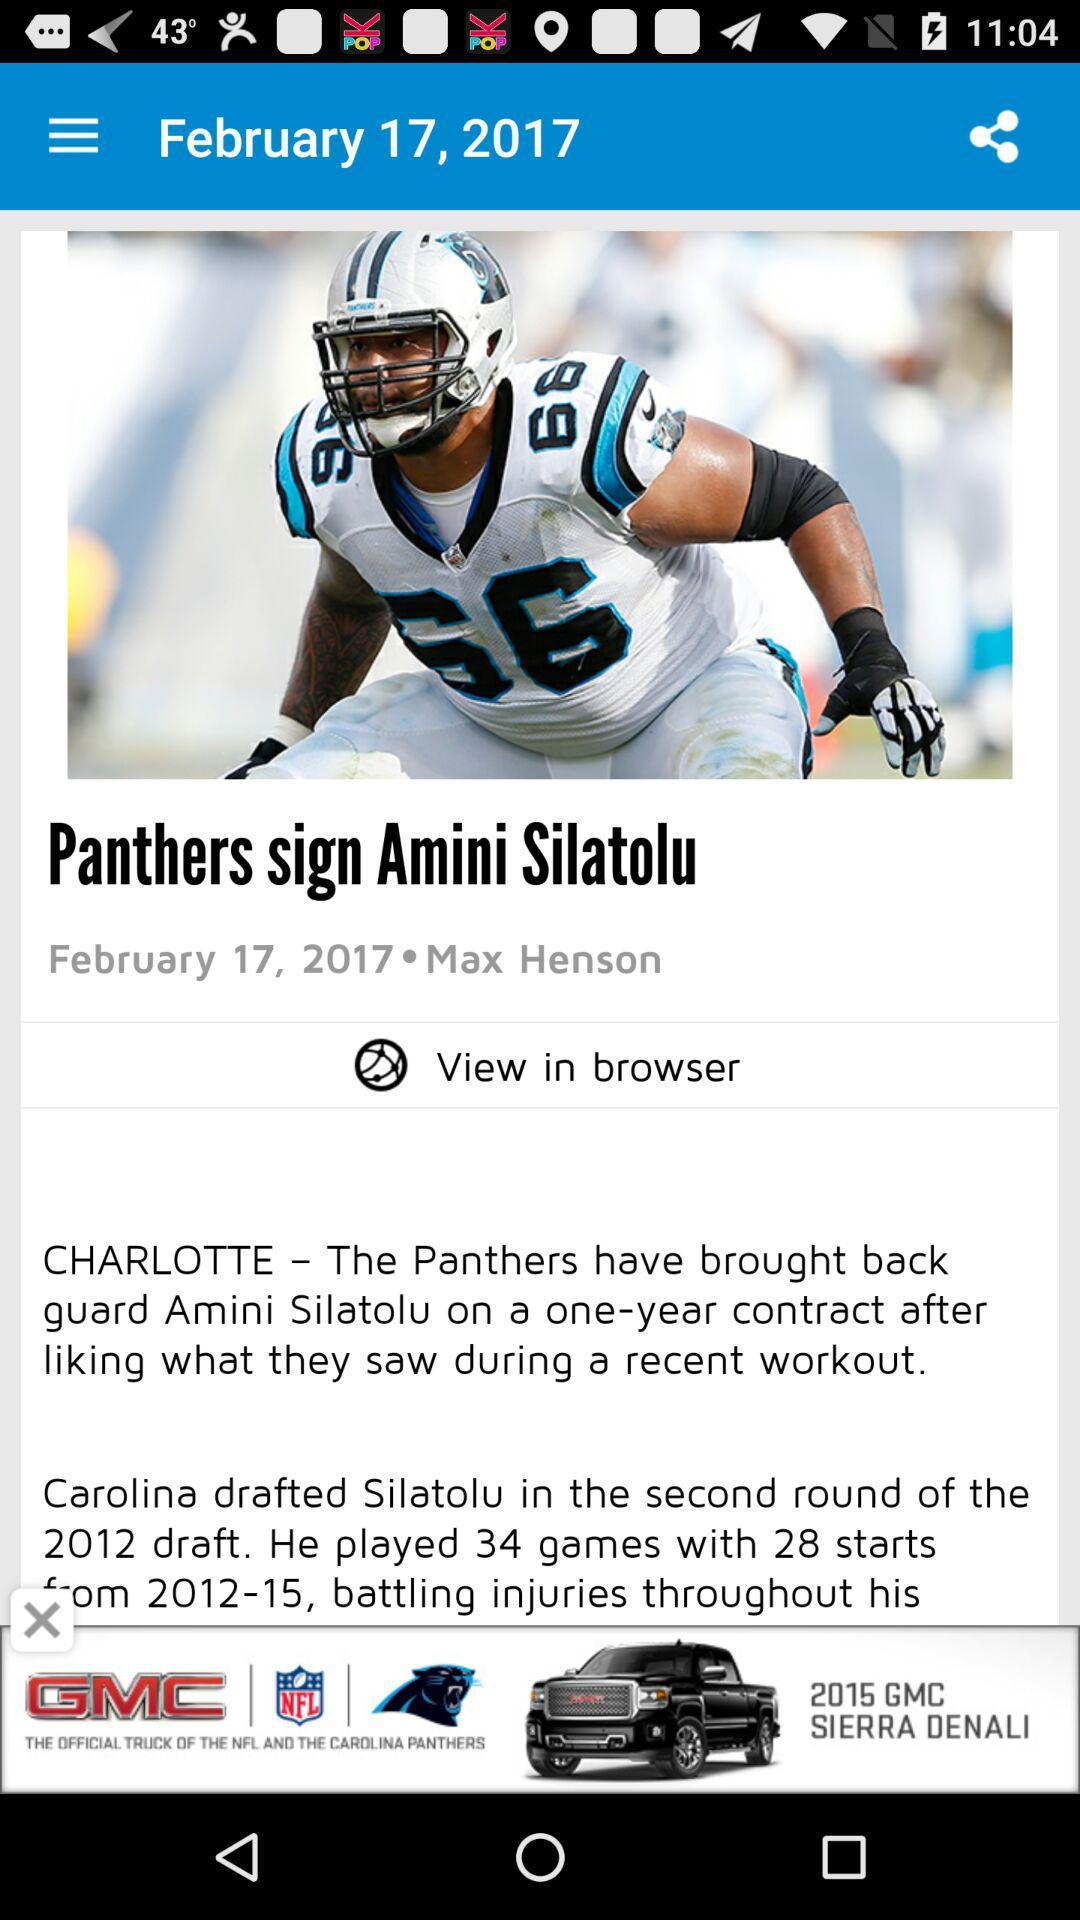 Image resolution: width=1080 pixels, height=1920 pixels. Describe the element at coordinates (72, 135) in the screenshot. I see `bring up options` at that location.